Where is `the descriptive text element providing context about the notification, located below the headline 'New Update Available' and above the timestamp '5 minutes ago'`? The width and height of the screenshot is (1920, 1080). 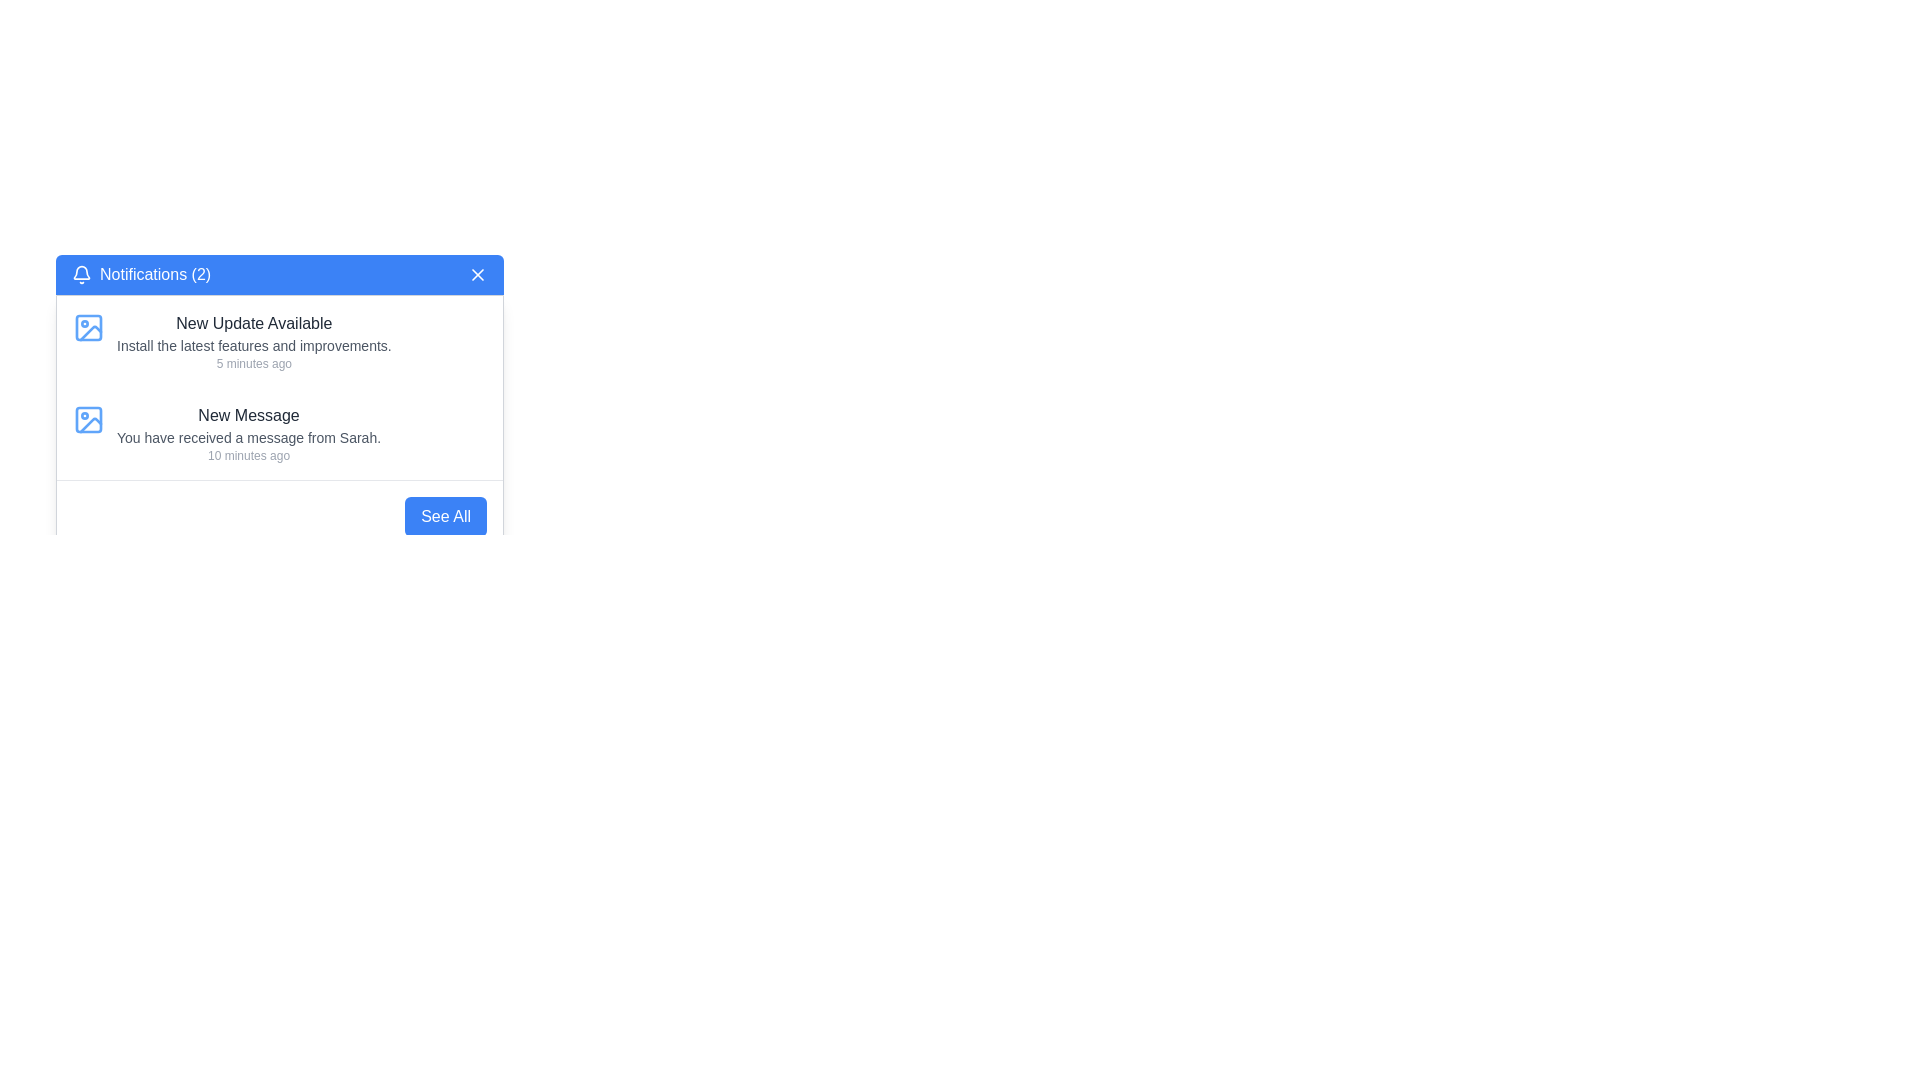
the descriptive text element providing context about the notification, located below the headline 'New Update Available' and above the timestamp '5 minutes ago' is located at coordinates (253, 345).